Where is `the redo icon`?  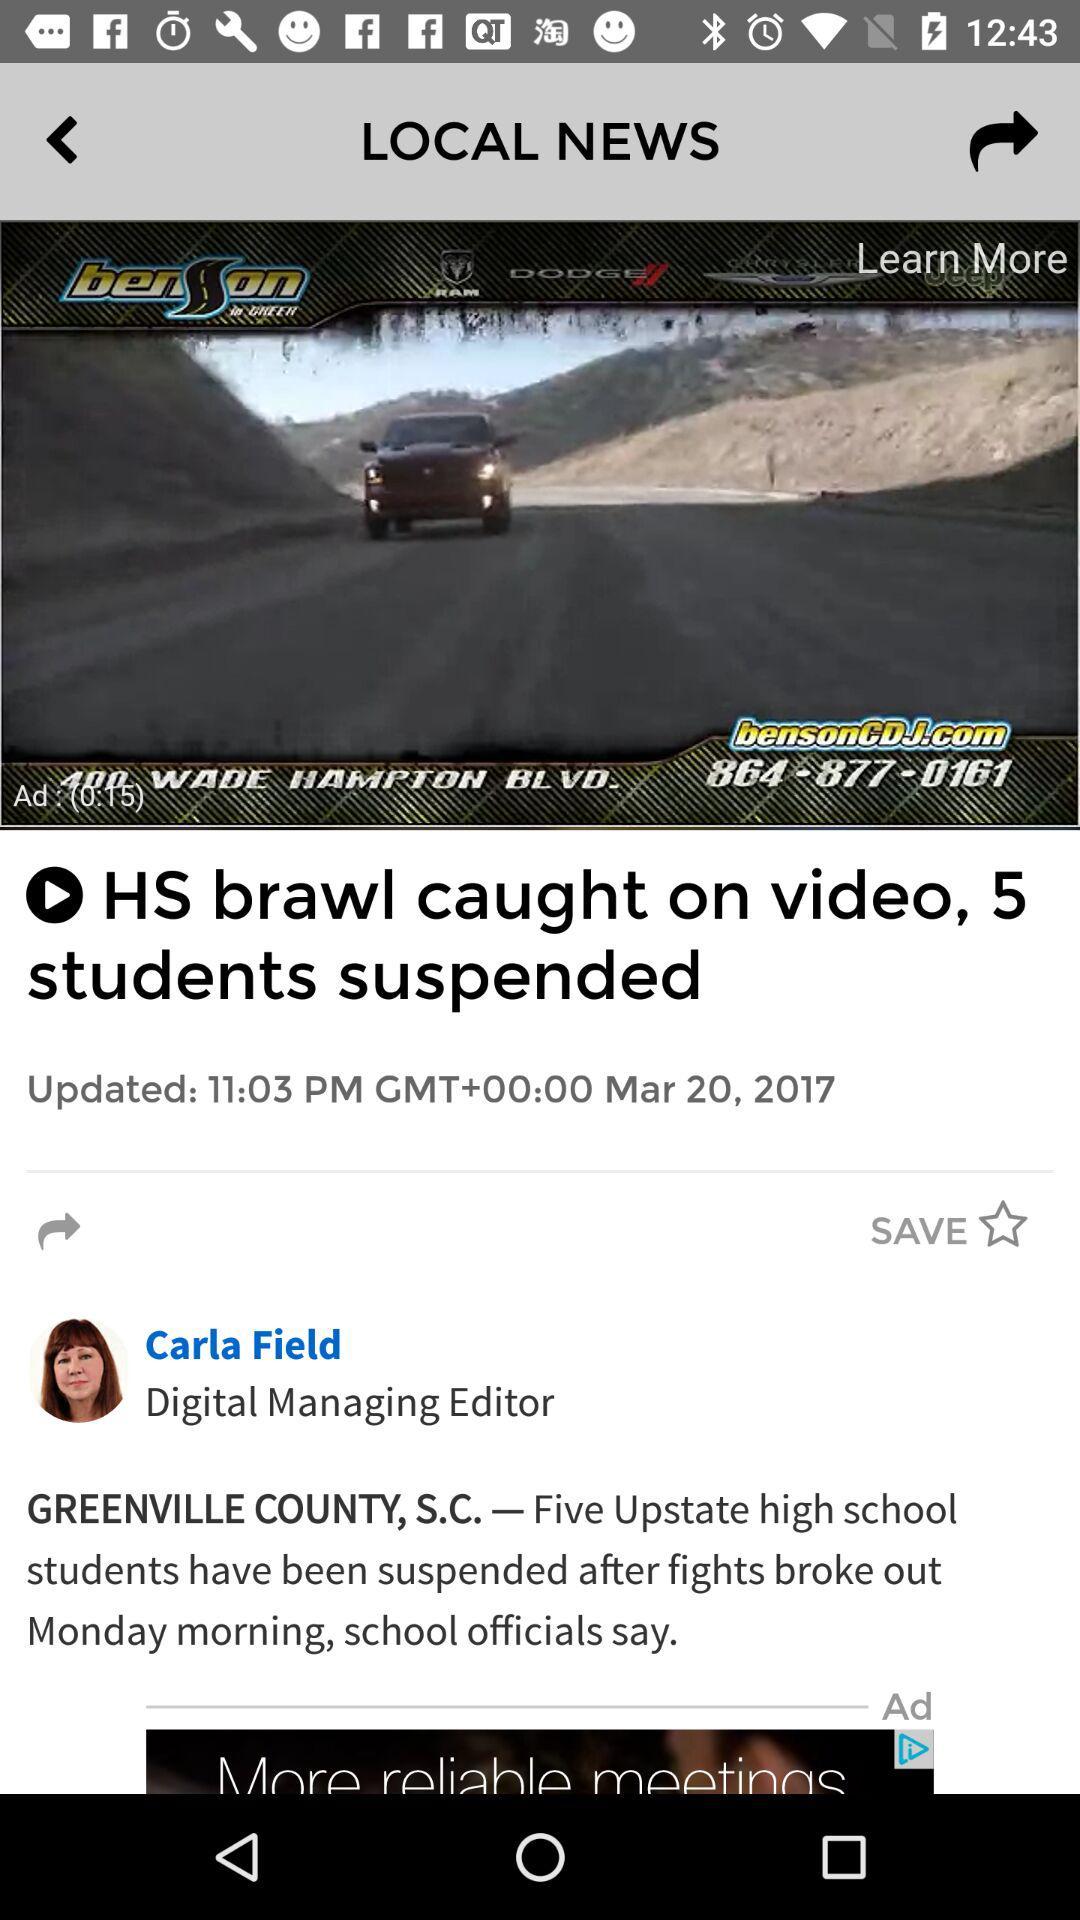
the redo icon is located at coordinates (1003, 140).